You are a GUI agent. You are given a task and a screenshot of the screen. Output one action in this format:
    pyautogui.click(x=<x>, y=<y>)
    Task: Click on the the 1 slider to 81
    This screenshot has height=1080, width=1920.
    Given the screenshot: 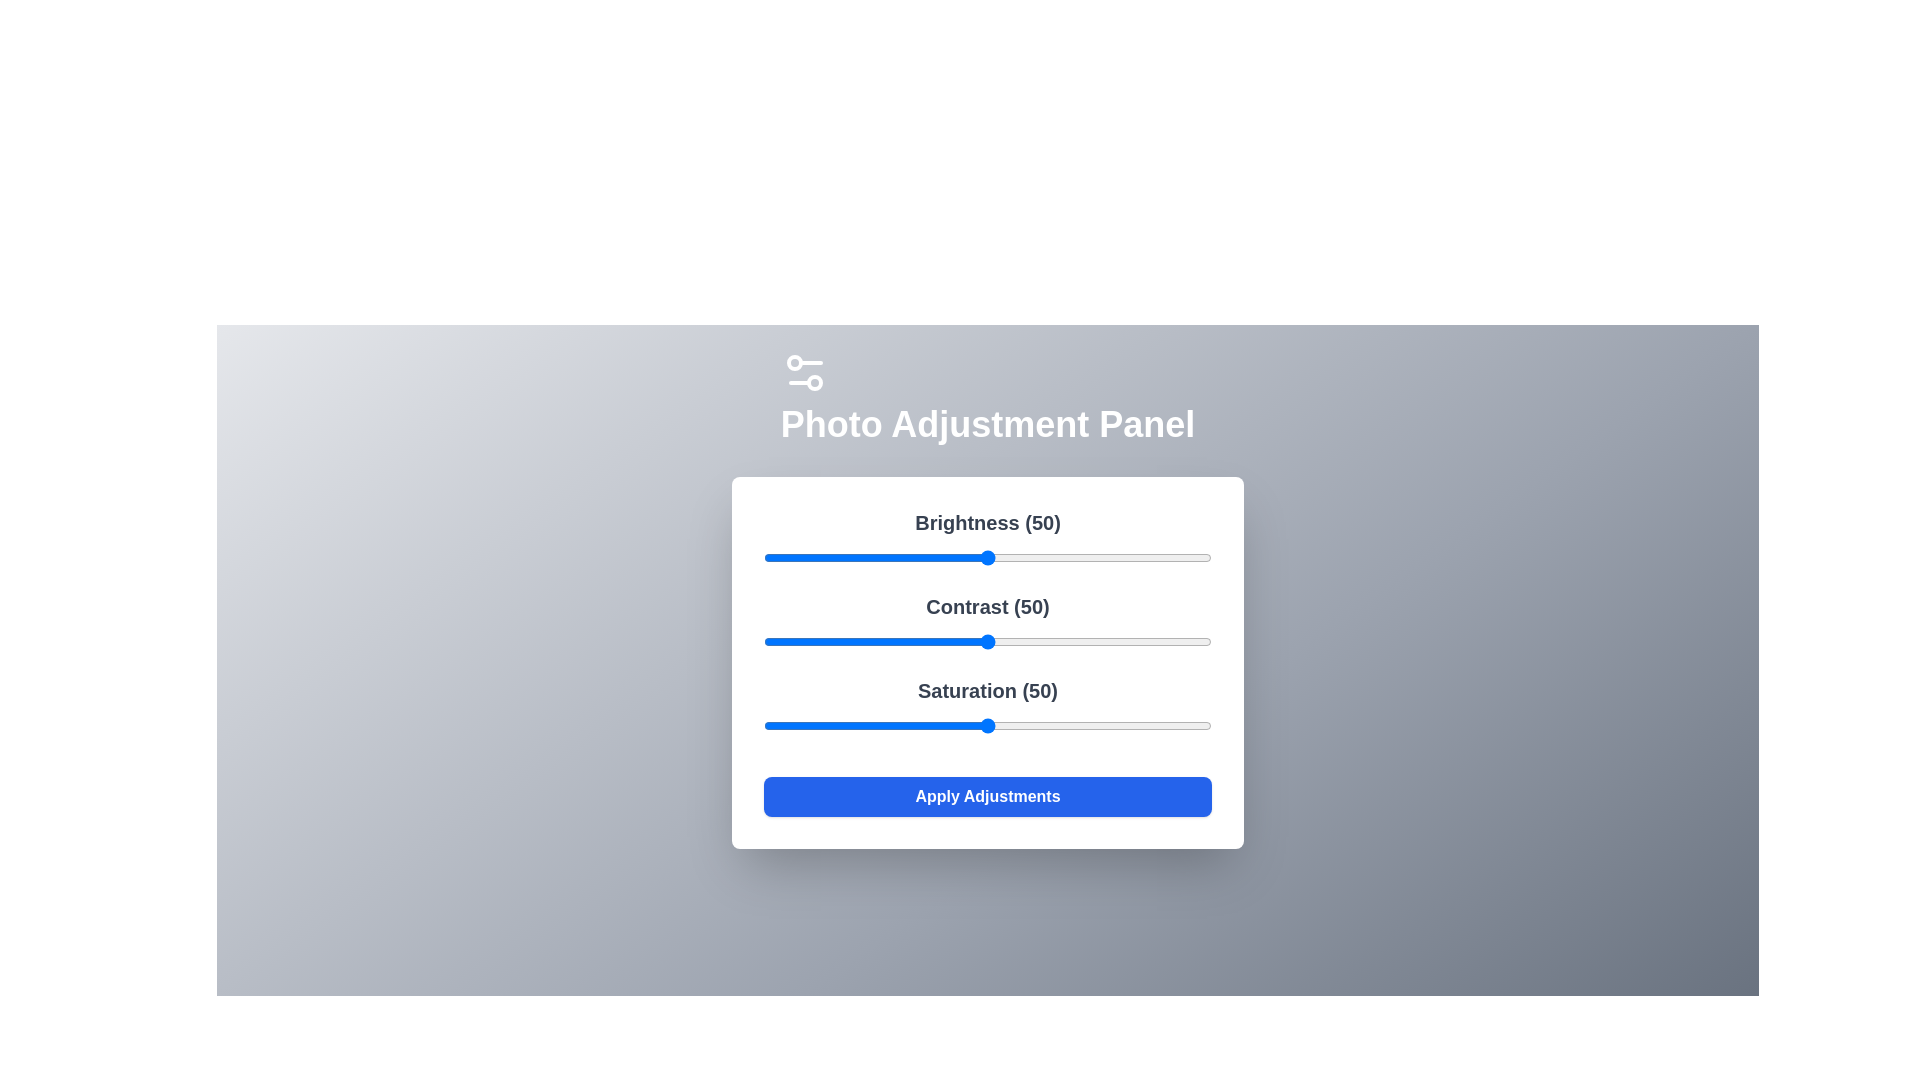 What is the action you would take?
    pyautogui.click(x=1126, y=641)
    